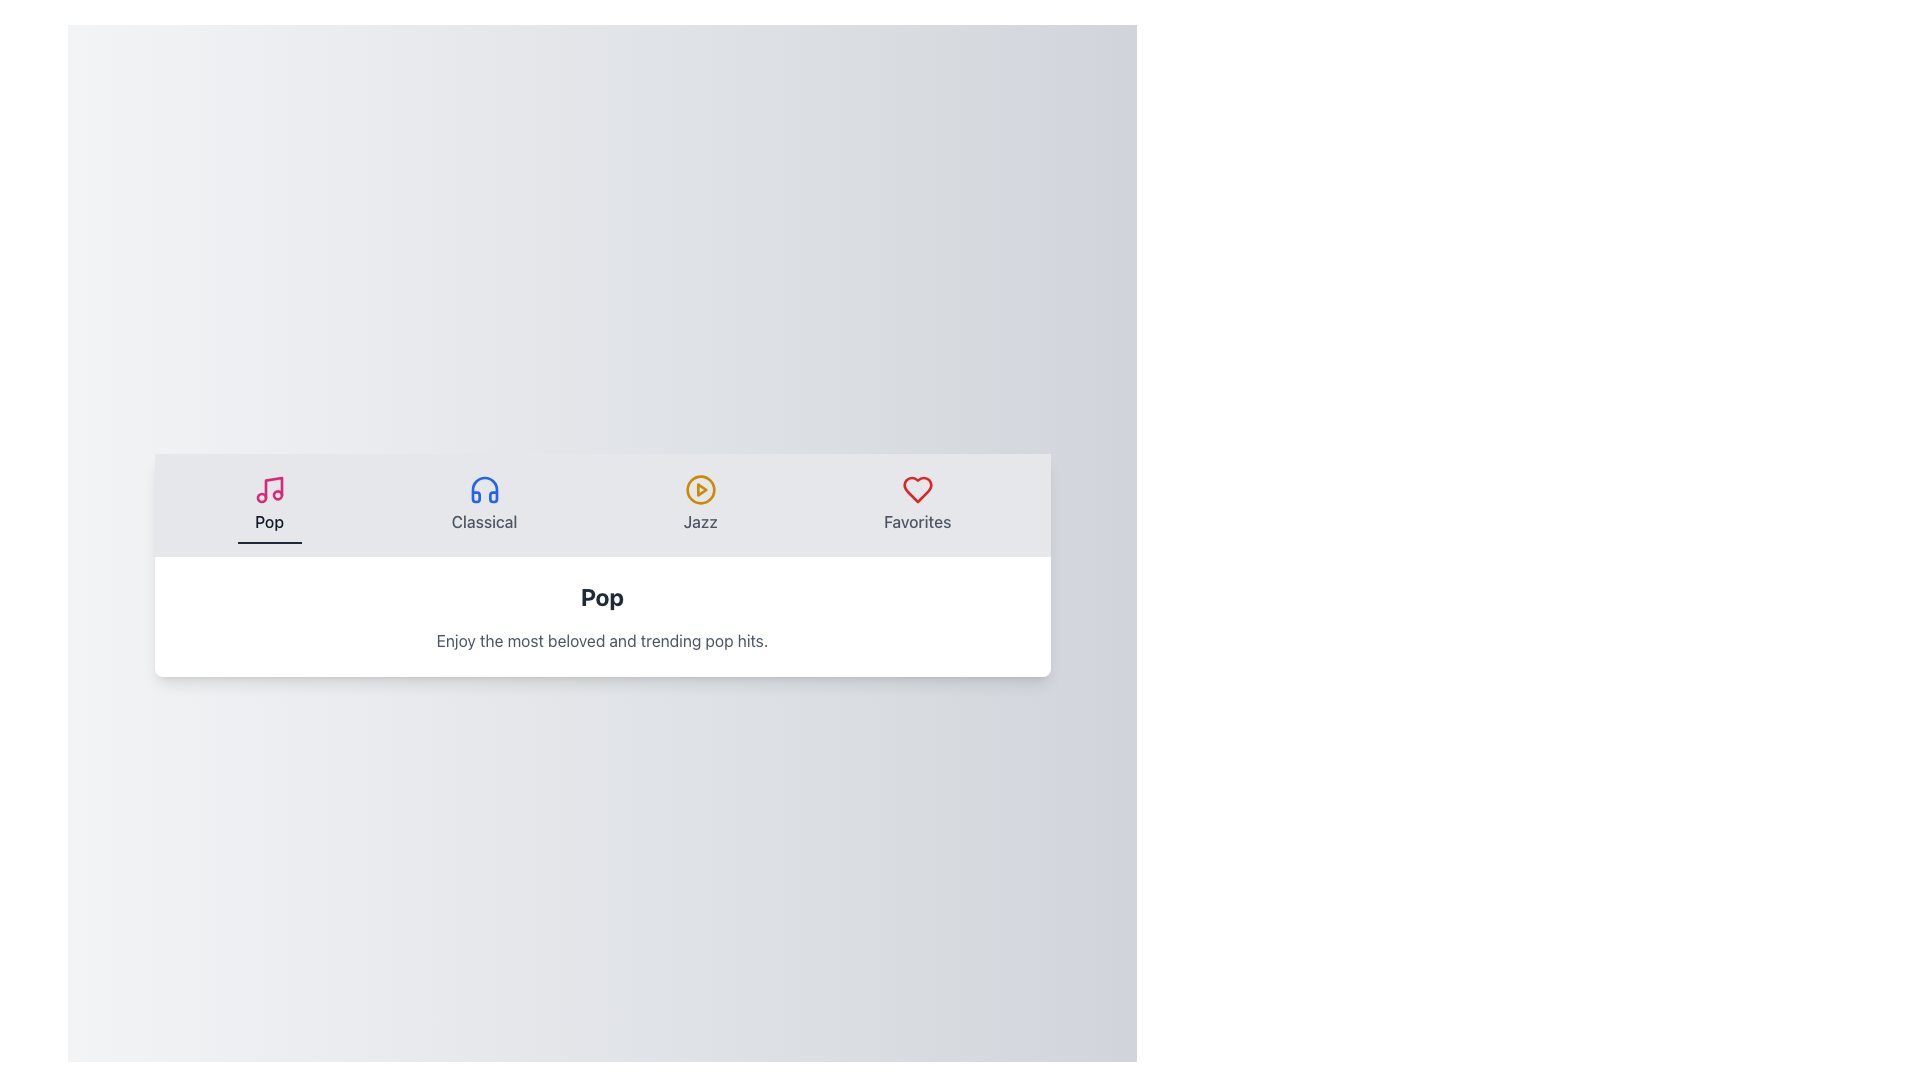 The image size is (1920, 1080). What do you see at coordinates (484, 503) in the screenshot?
I see `the 'Classical' button, which is the second tile in the navigation bar, featuring a blue headphones icon and a light gray background` at bounding box center [484, 503].